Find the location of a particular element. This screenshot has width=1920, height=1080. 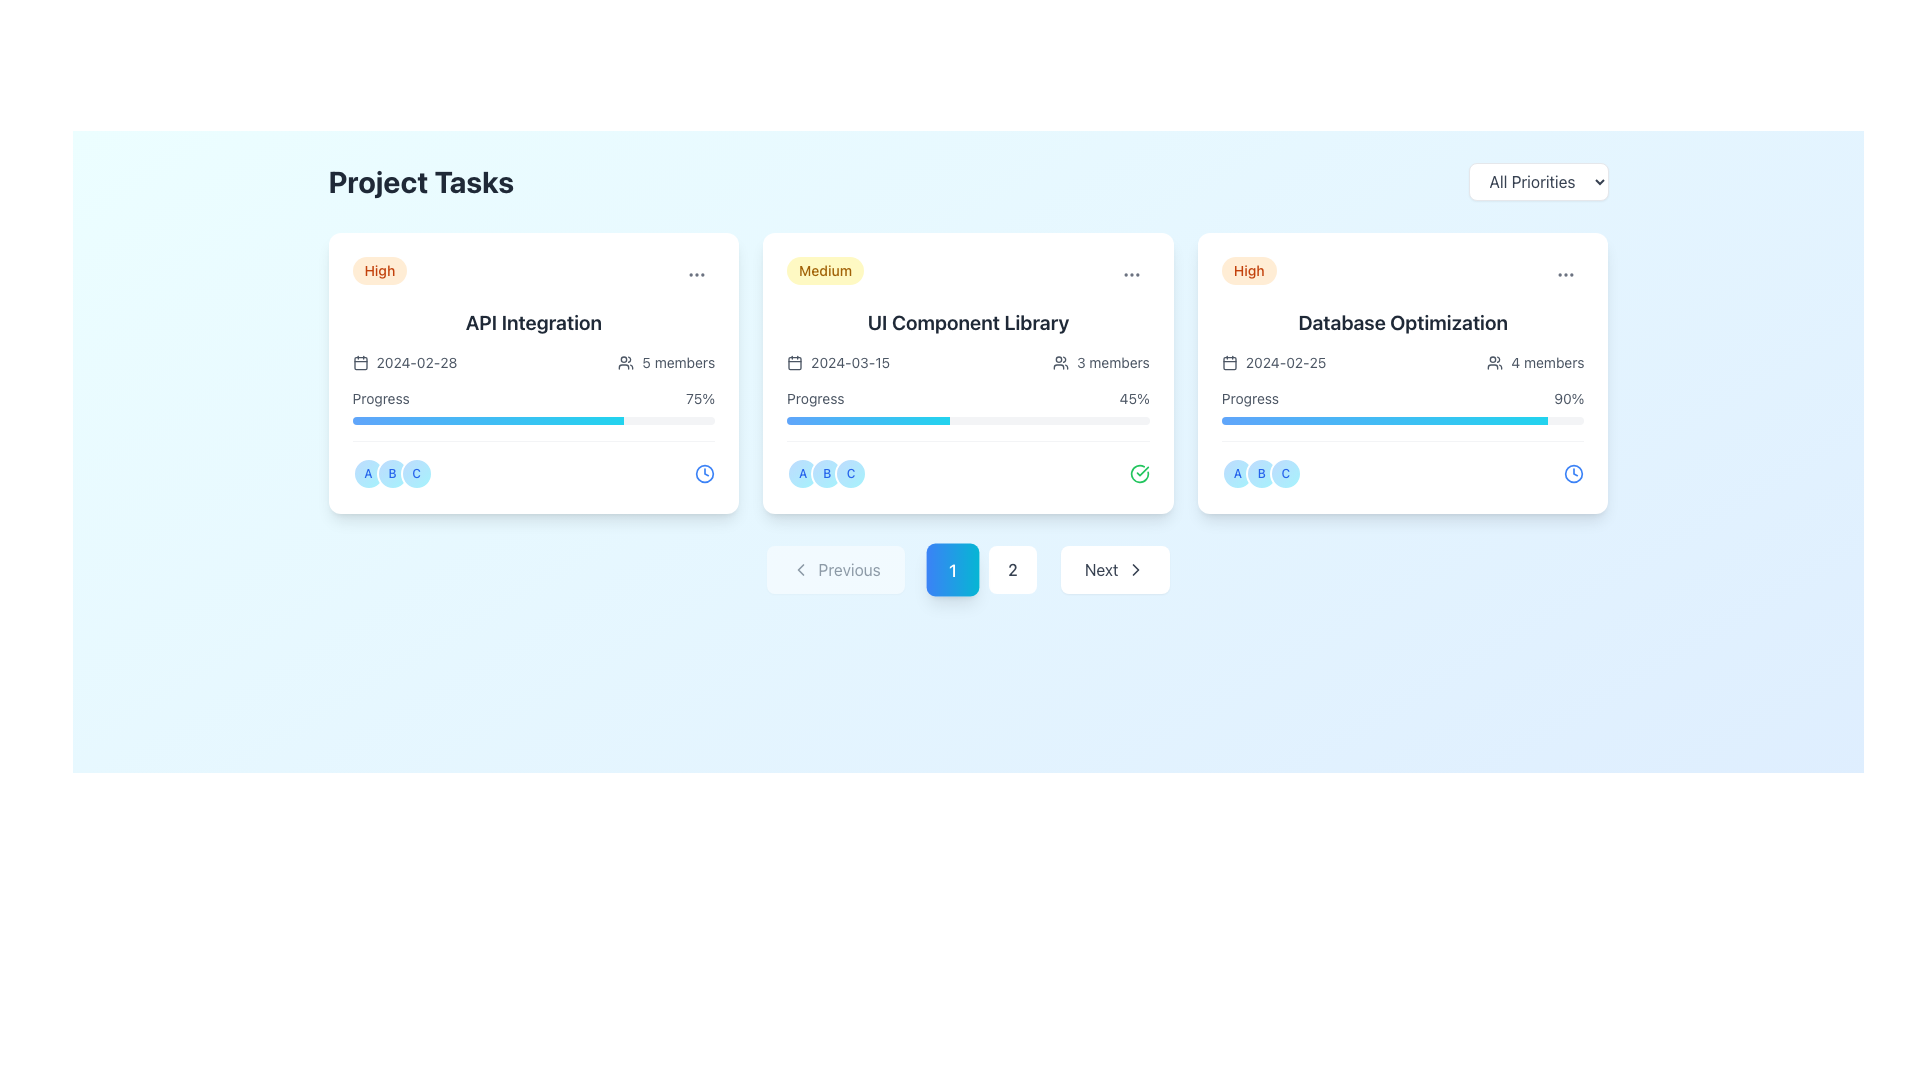

the dropdown menu labeled 'All Priorities' is located at coordinates (1537, 181).